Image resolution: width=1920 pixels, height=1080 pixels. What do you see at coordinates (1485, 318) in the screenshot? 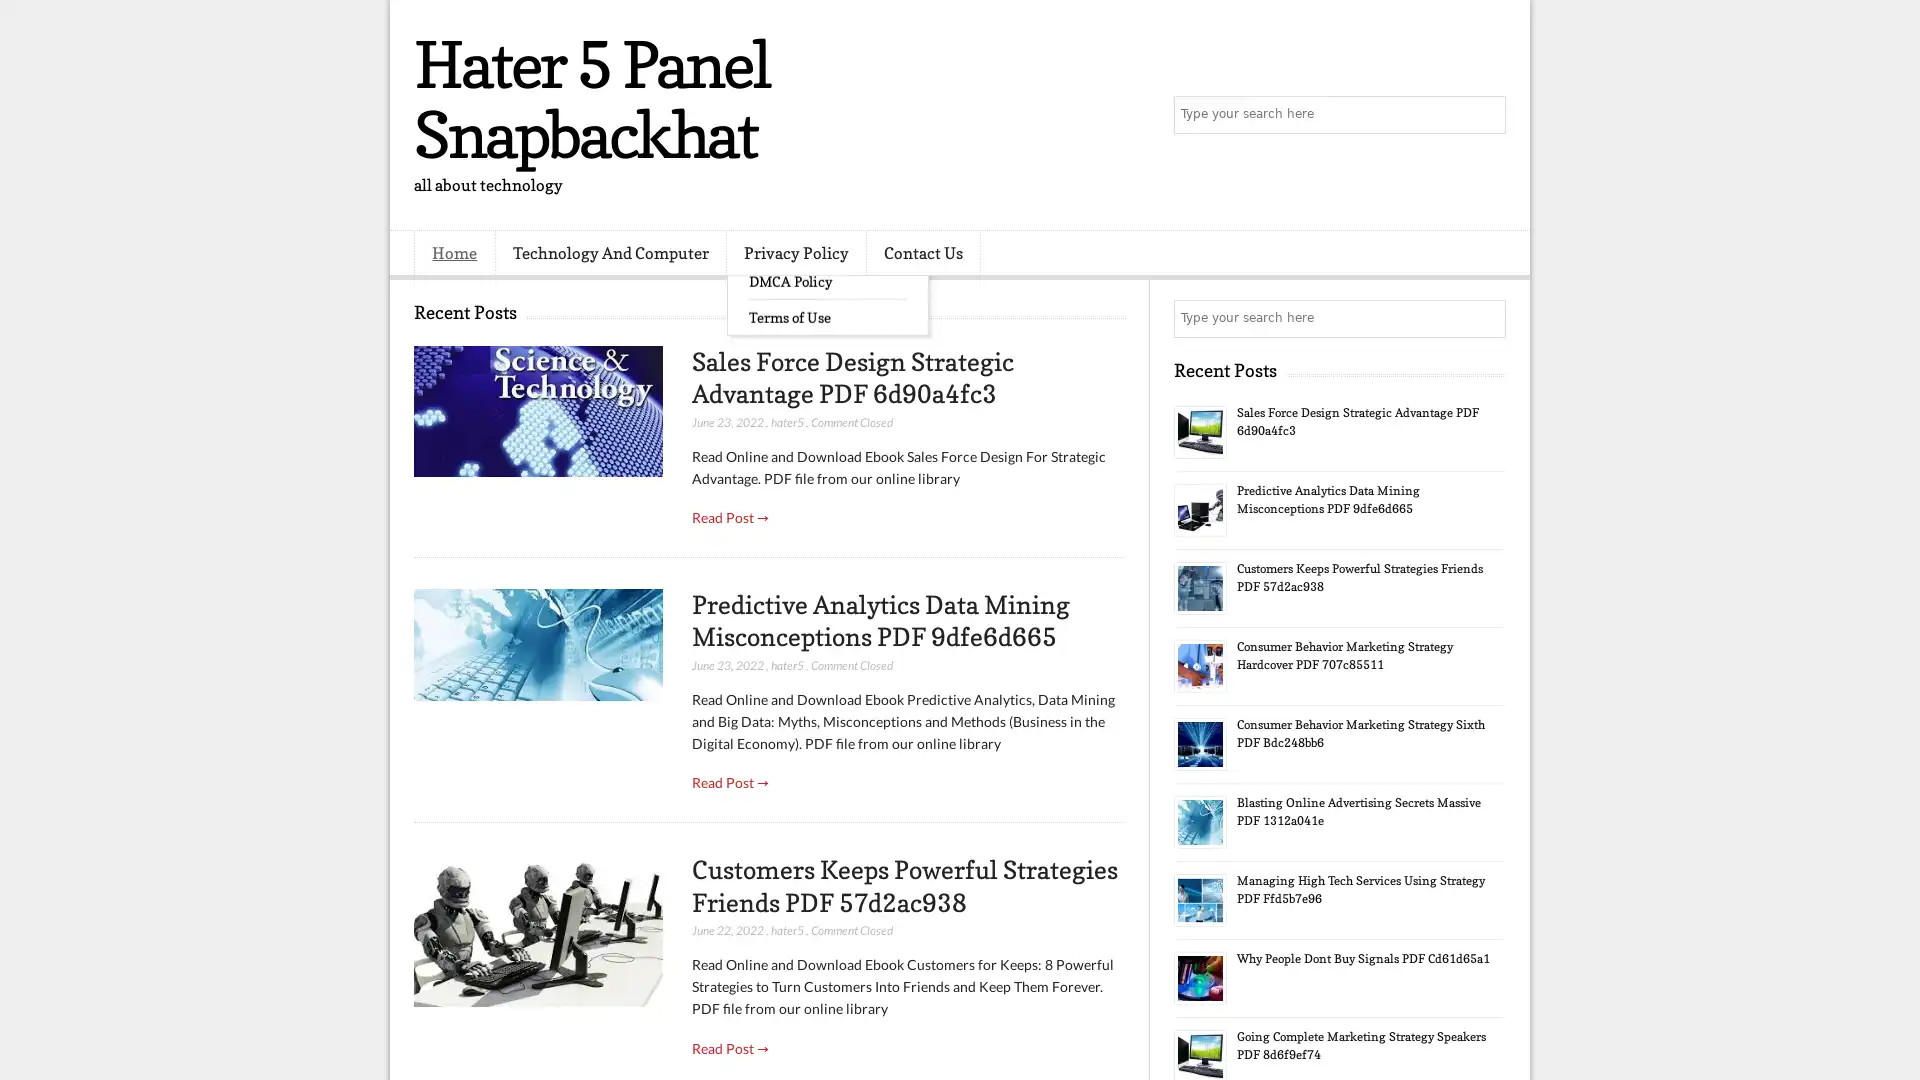
I see `Search` at bounding box center [1485, 318].